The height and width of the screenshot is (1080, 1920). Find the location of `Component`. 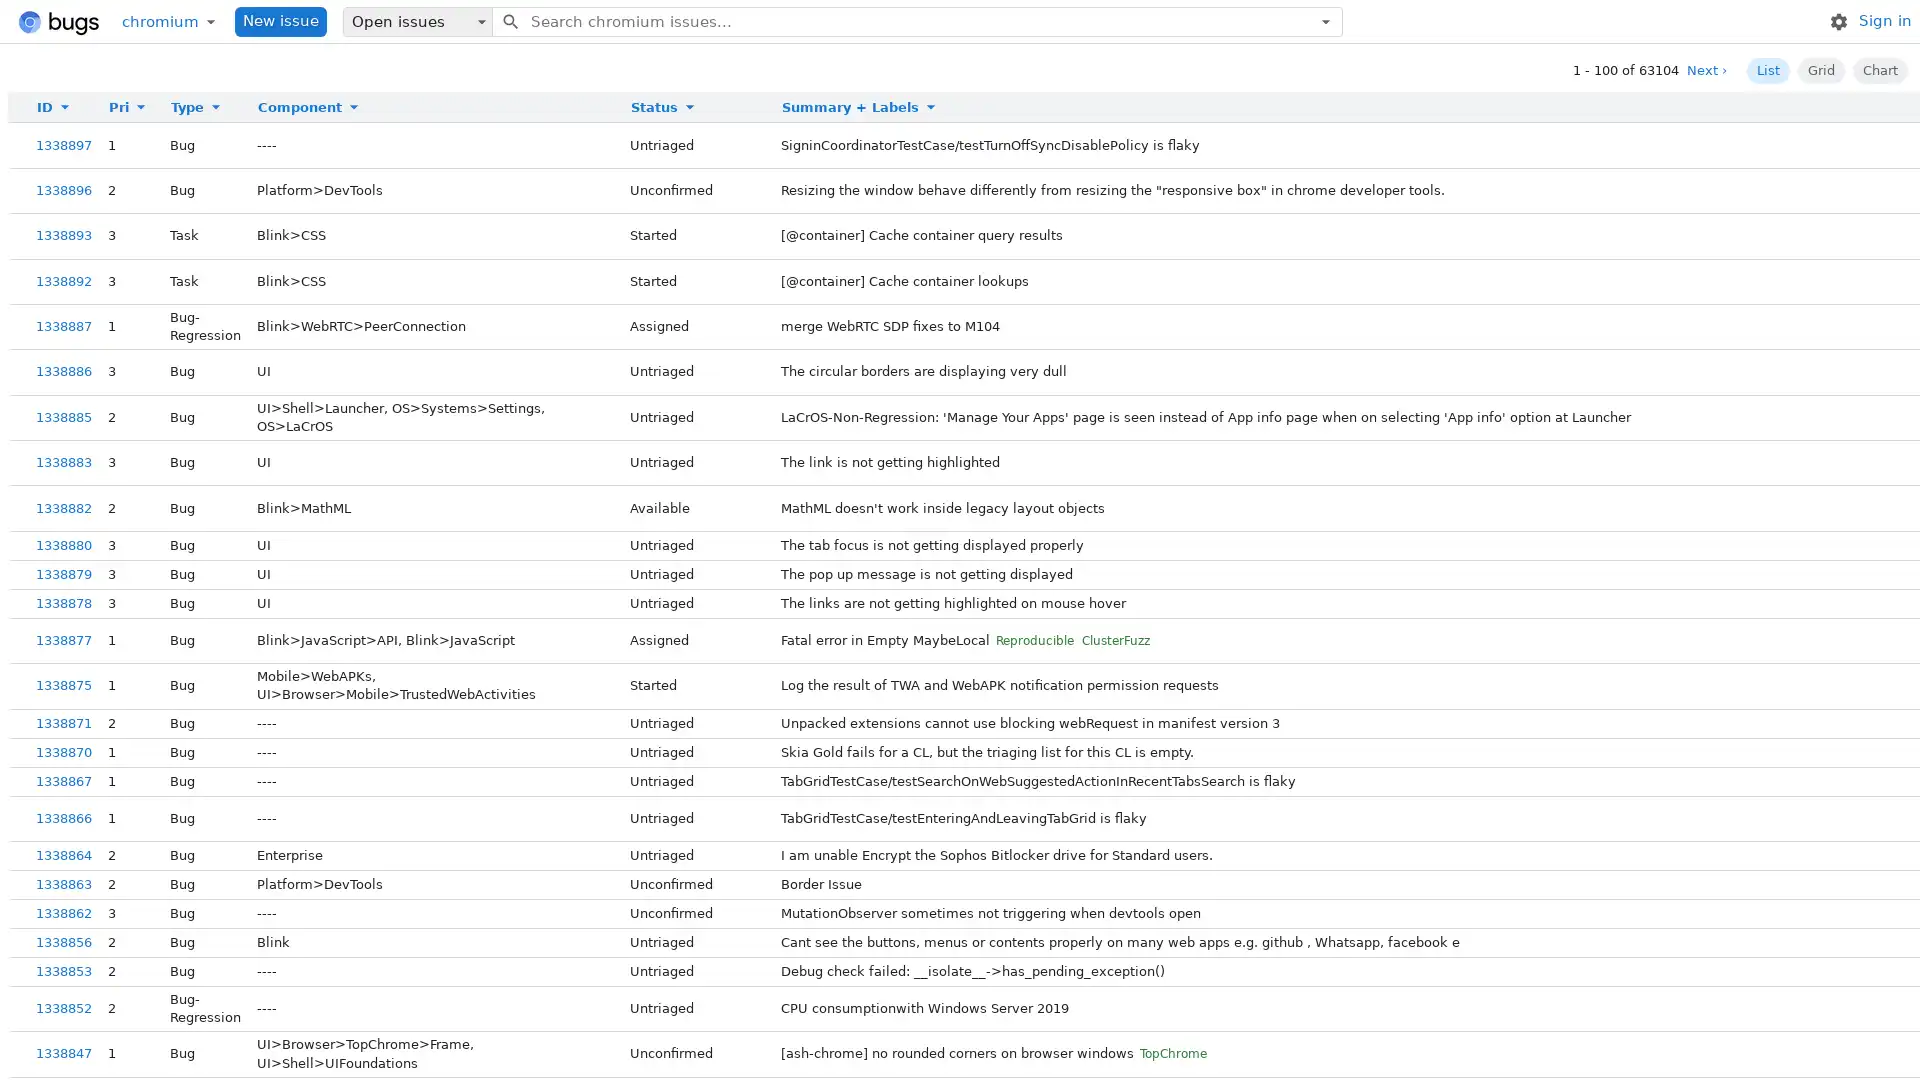

Component is located at coordinates (311, 107).